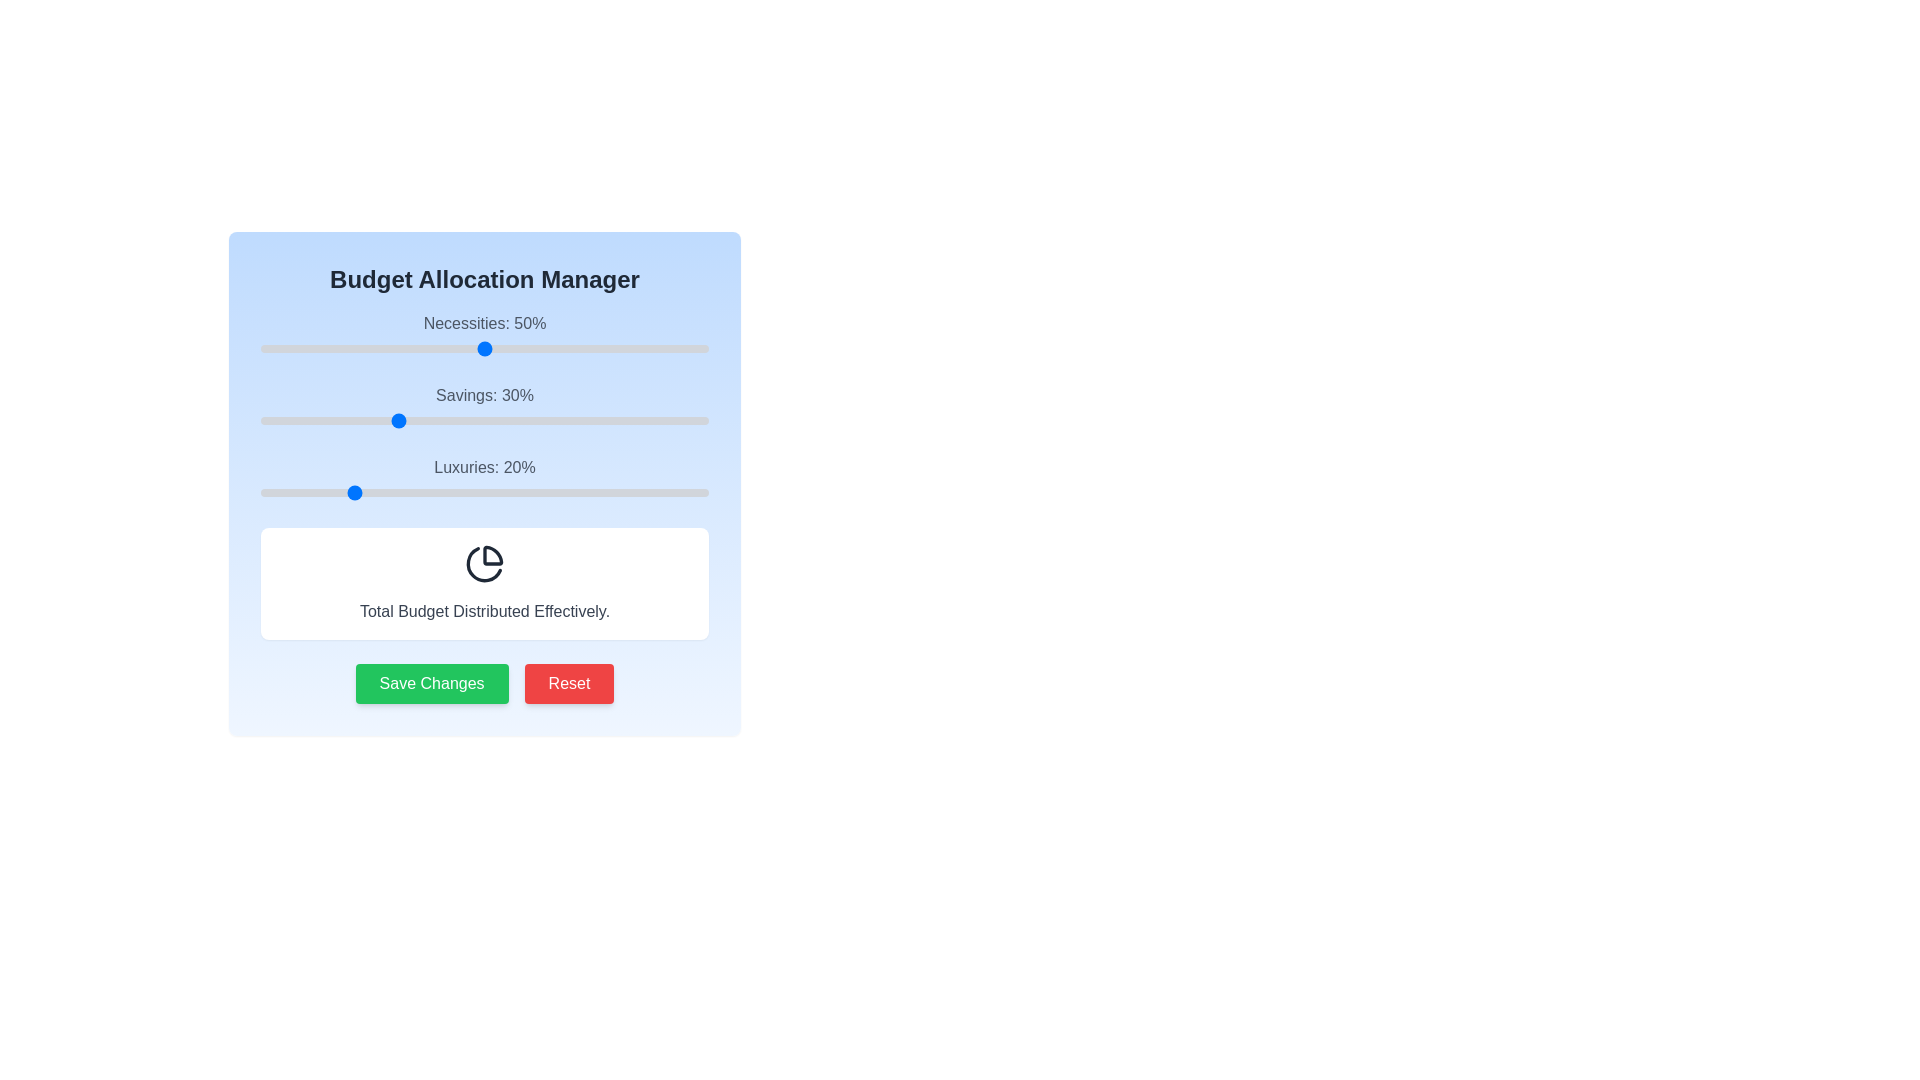 Image resolution: width=1920 pixels, height=1080 pixels. Describe the element at coordinates (631, 347) in the screenshot. I see `the 'necessities' slider` at that location.